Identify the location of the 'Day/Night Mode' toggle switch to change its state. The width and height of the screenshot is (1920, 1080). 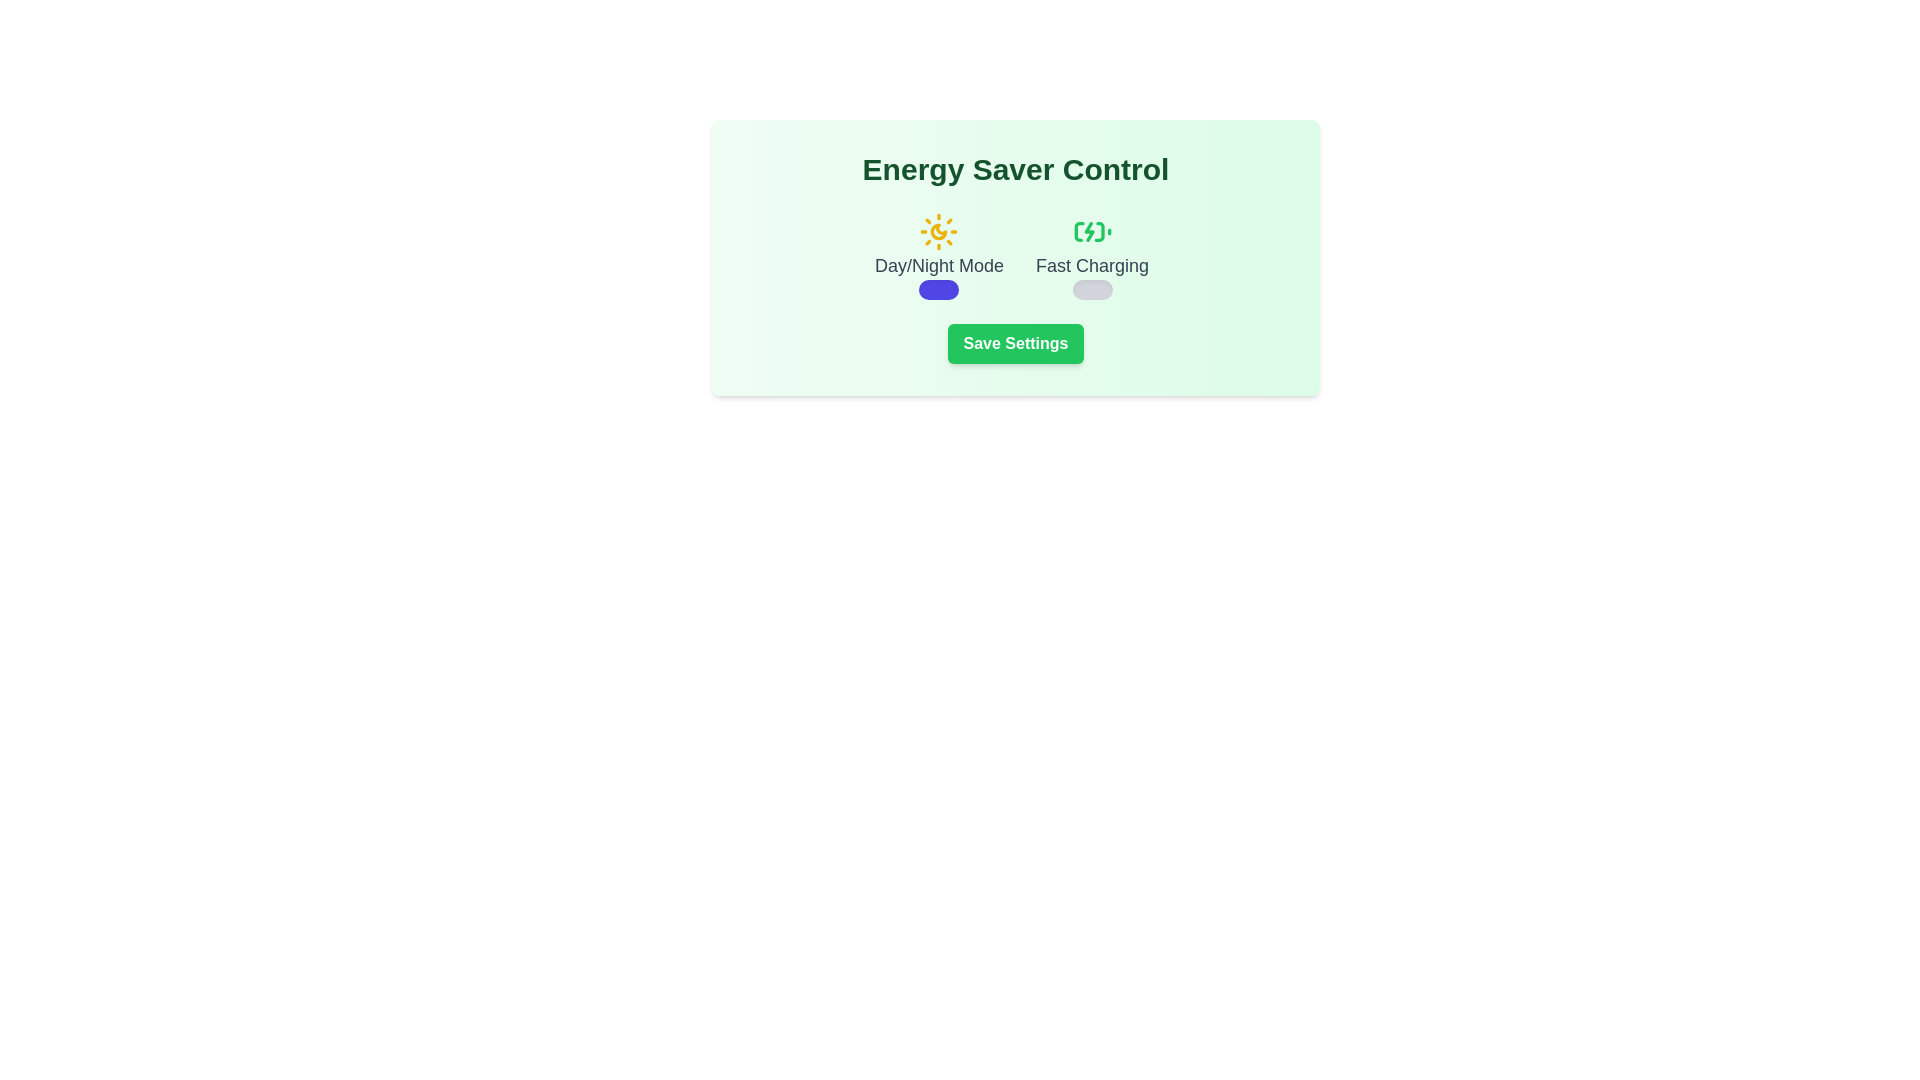
(938, 289).